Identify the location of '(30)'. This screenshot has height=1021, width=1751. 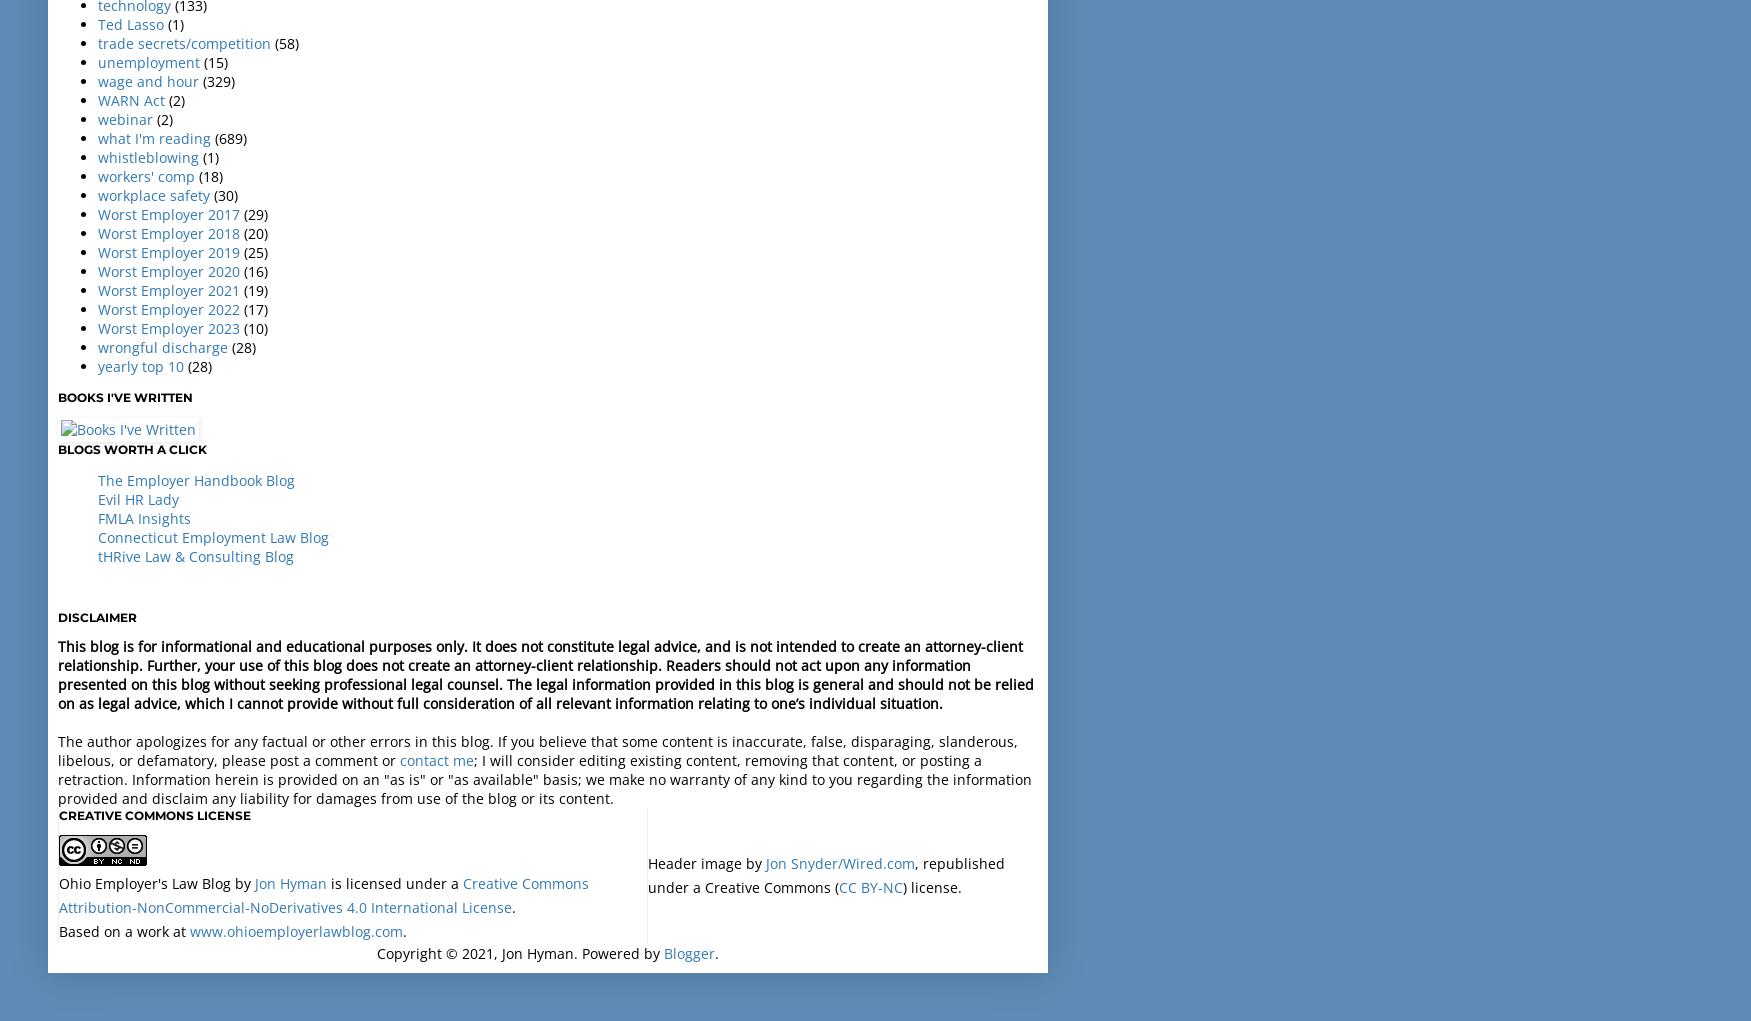
(225, 193).